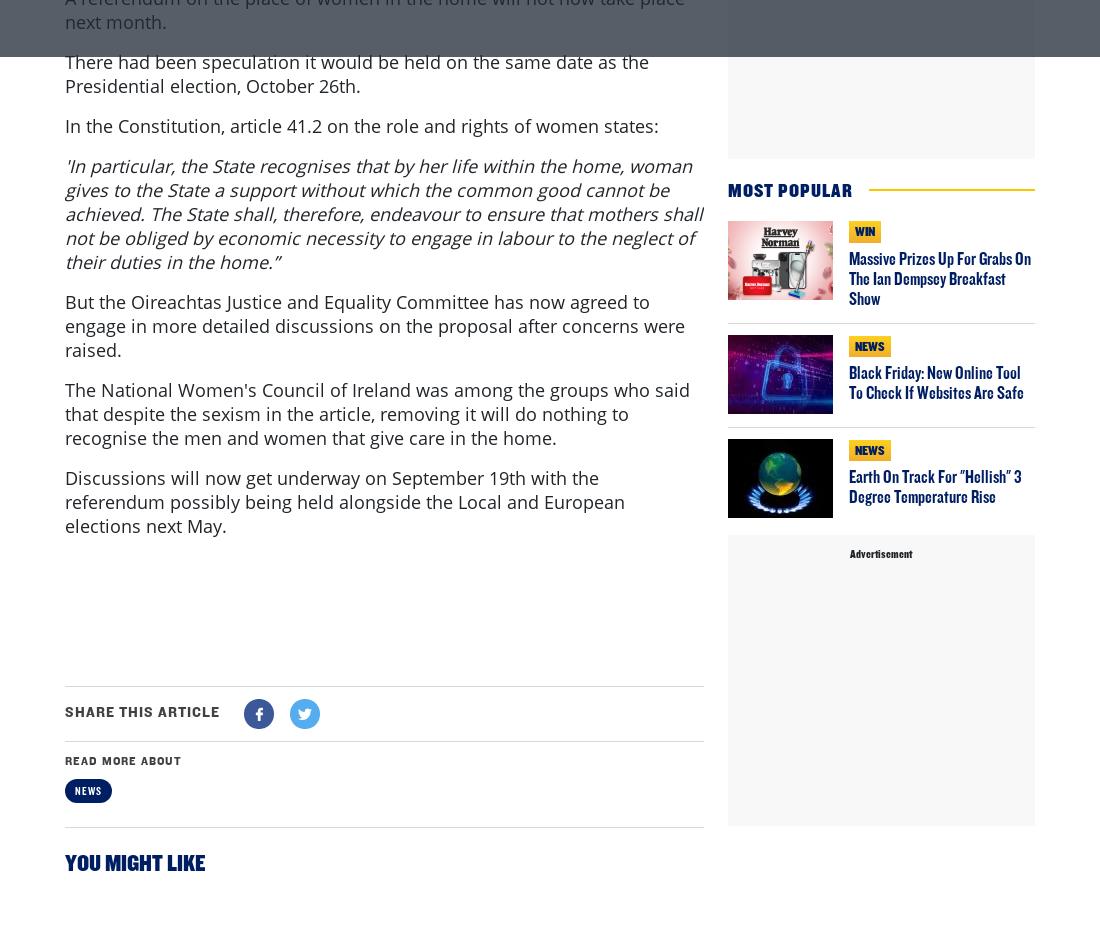 The width and height of the screenshot is (1100, 943). Describe the element at coordinates (374, 91) in the screenshot. I see `'A referendum on the place of women in the home will not now take place next month.'` at that location.